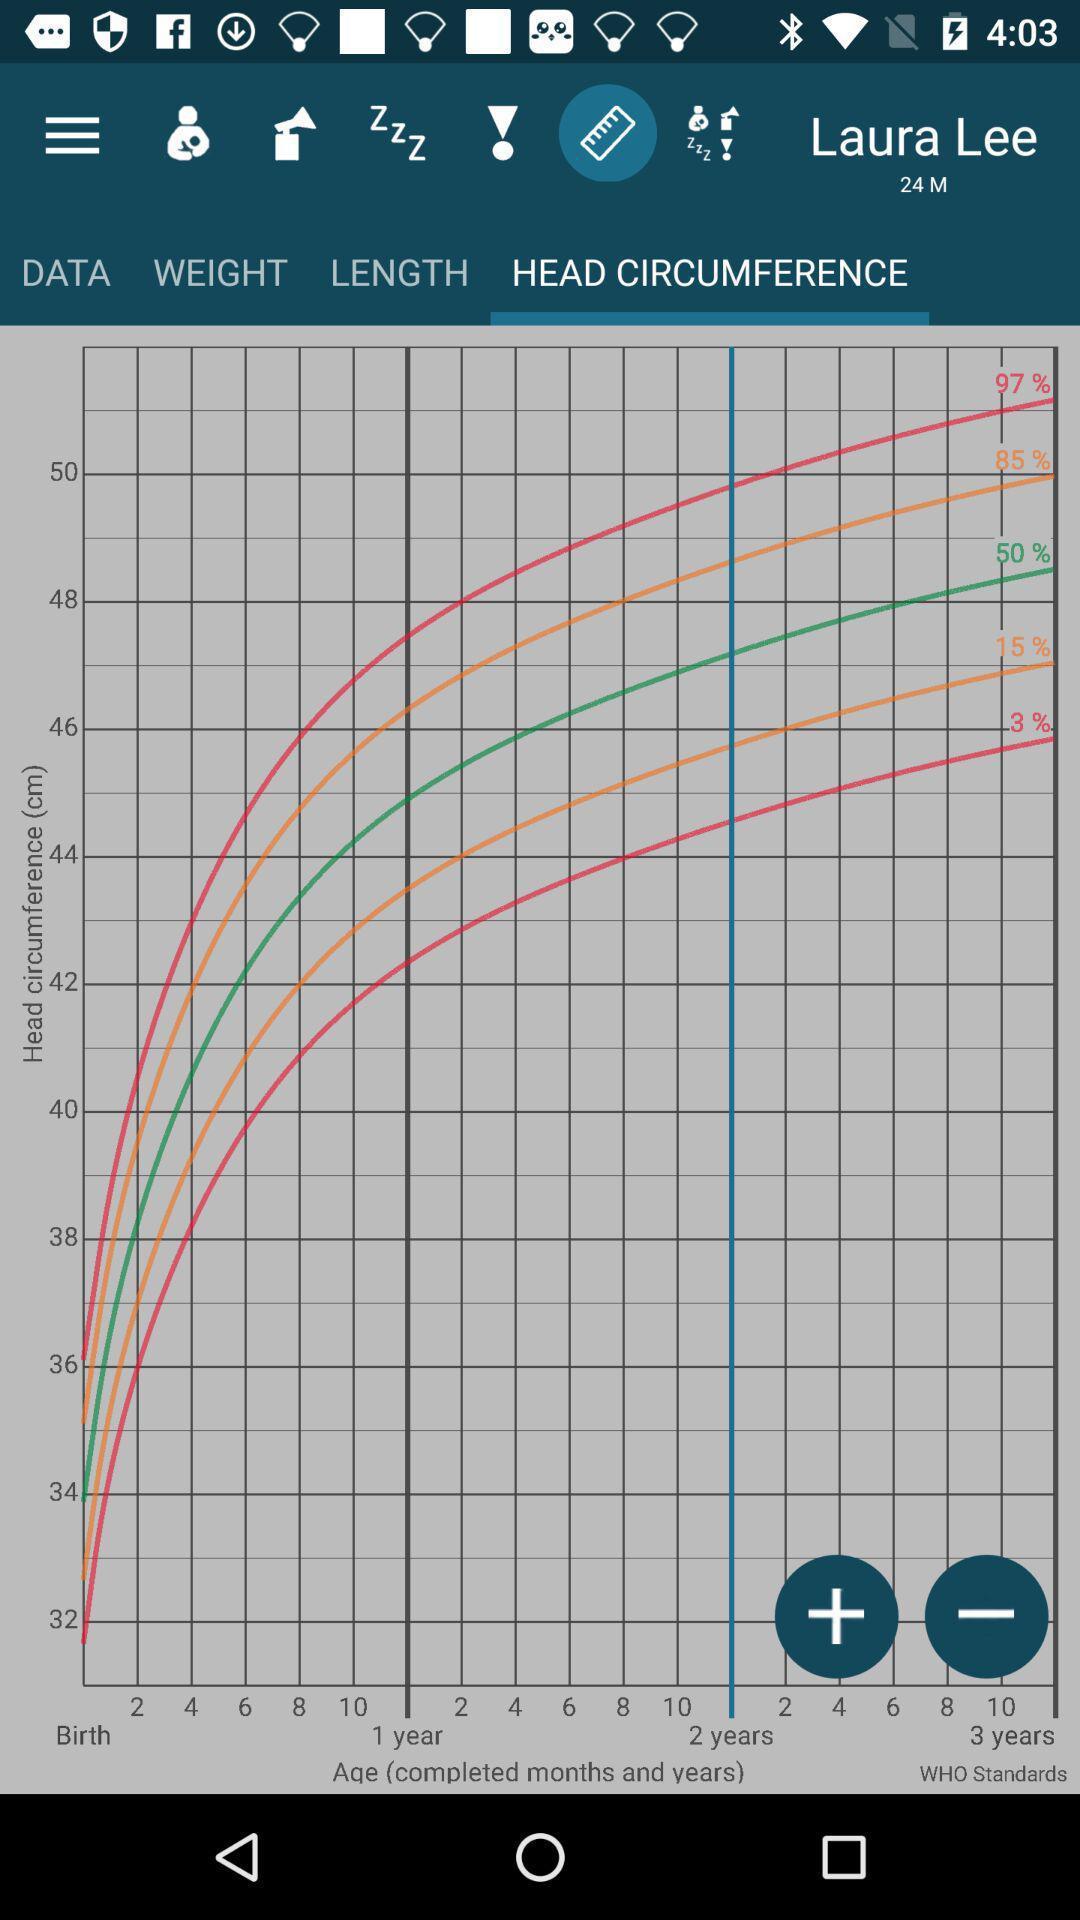 The image size is (1080, 1920). I want to click on menu icon, so click(71, 134).